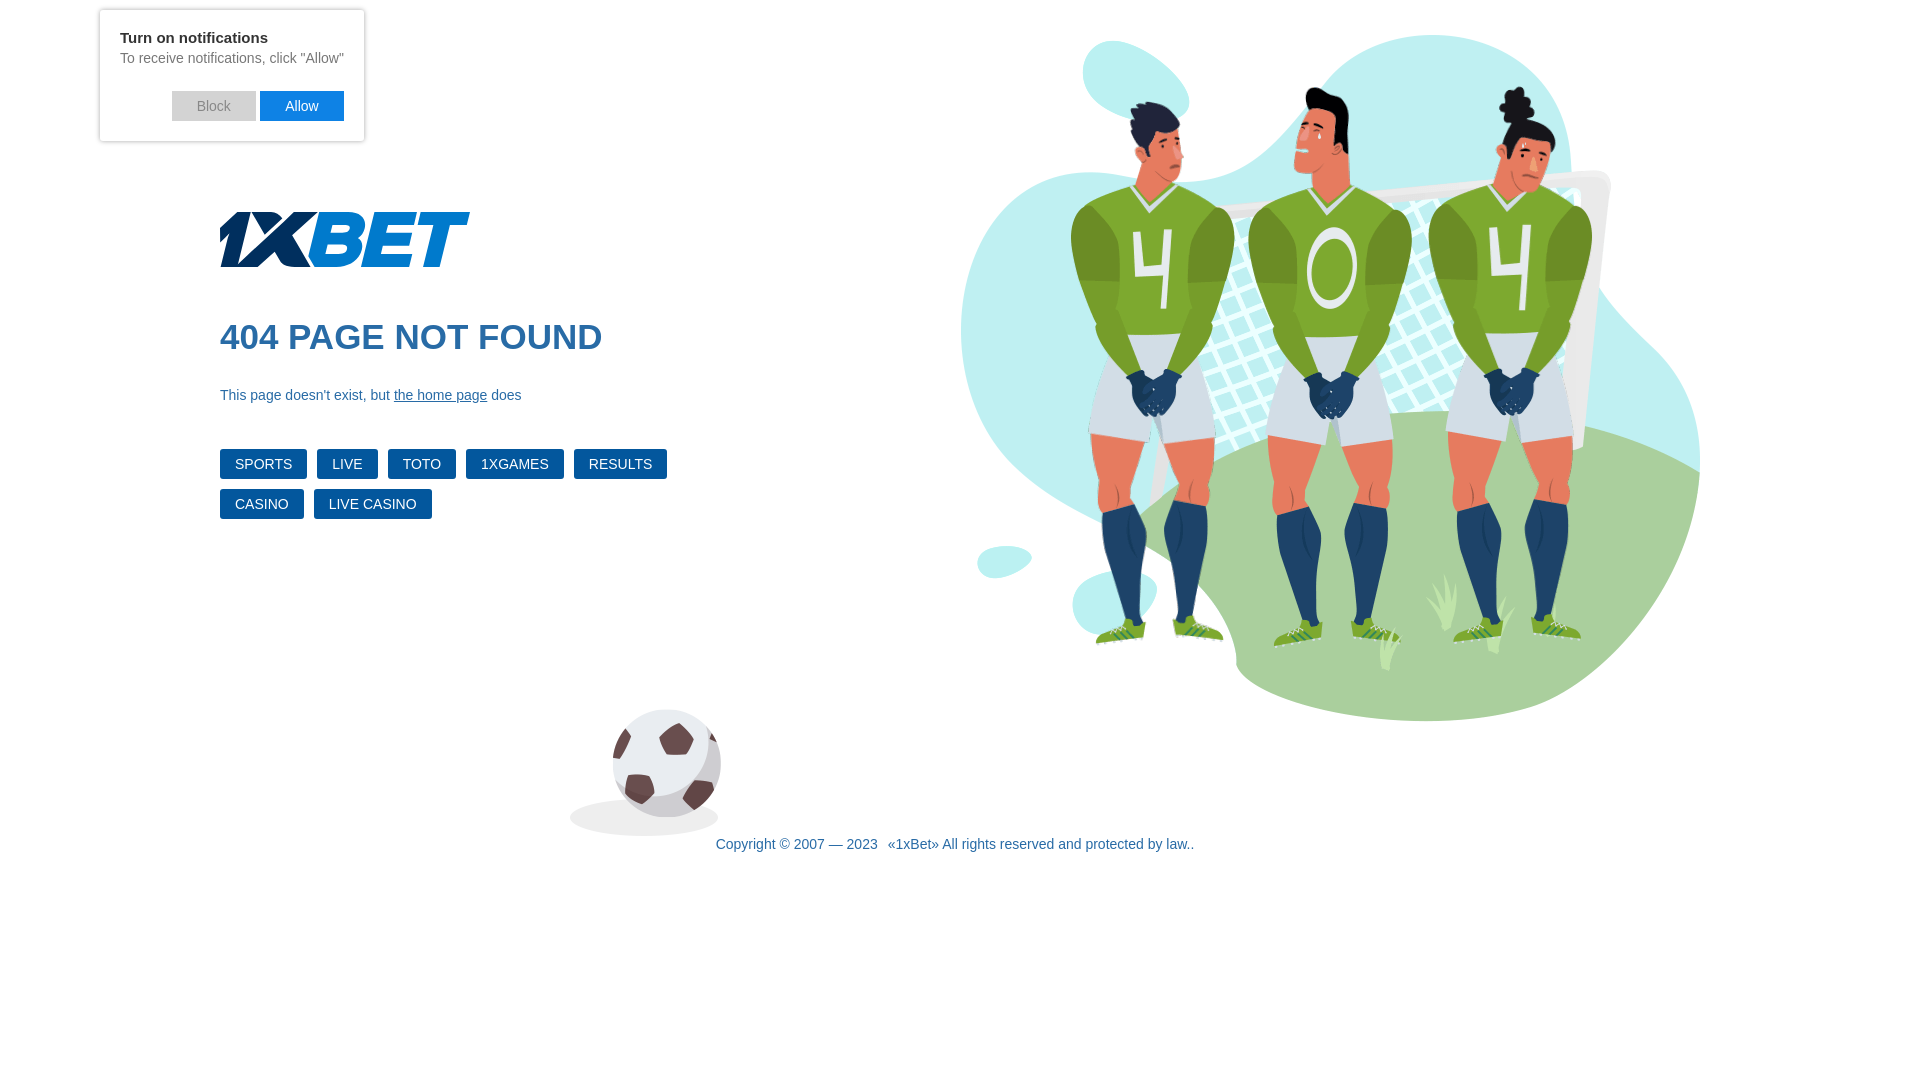 Image resolution: width=1920 pixels, height=1080 pixels. Describe the element at coordinates (619, 463) in the screenshot. I see `'RESULTS'` at that location.